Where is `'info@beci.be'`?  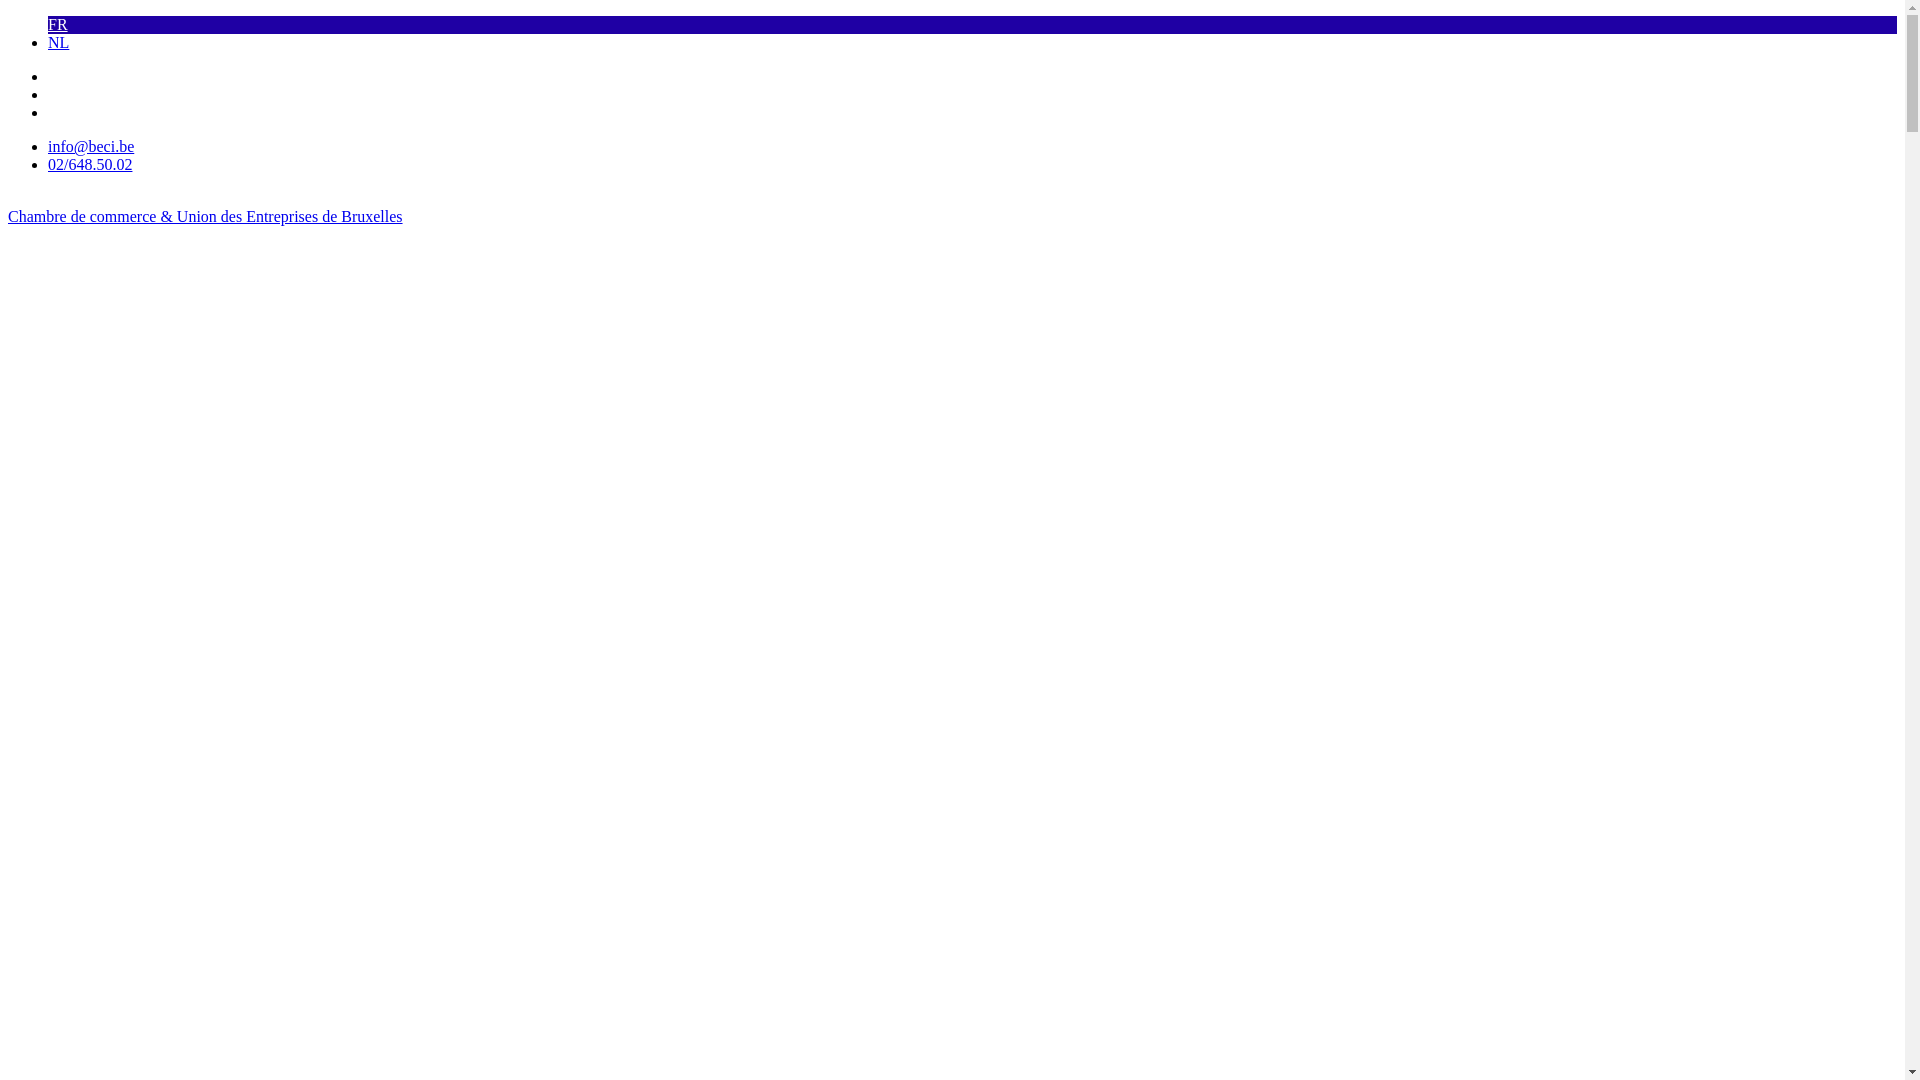 'info@beci.be' is located at coordinates (90, 145).